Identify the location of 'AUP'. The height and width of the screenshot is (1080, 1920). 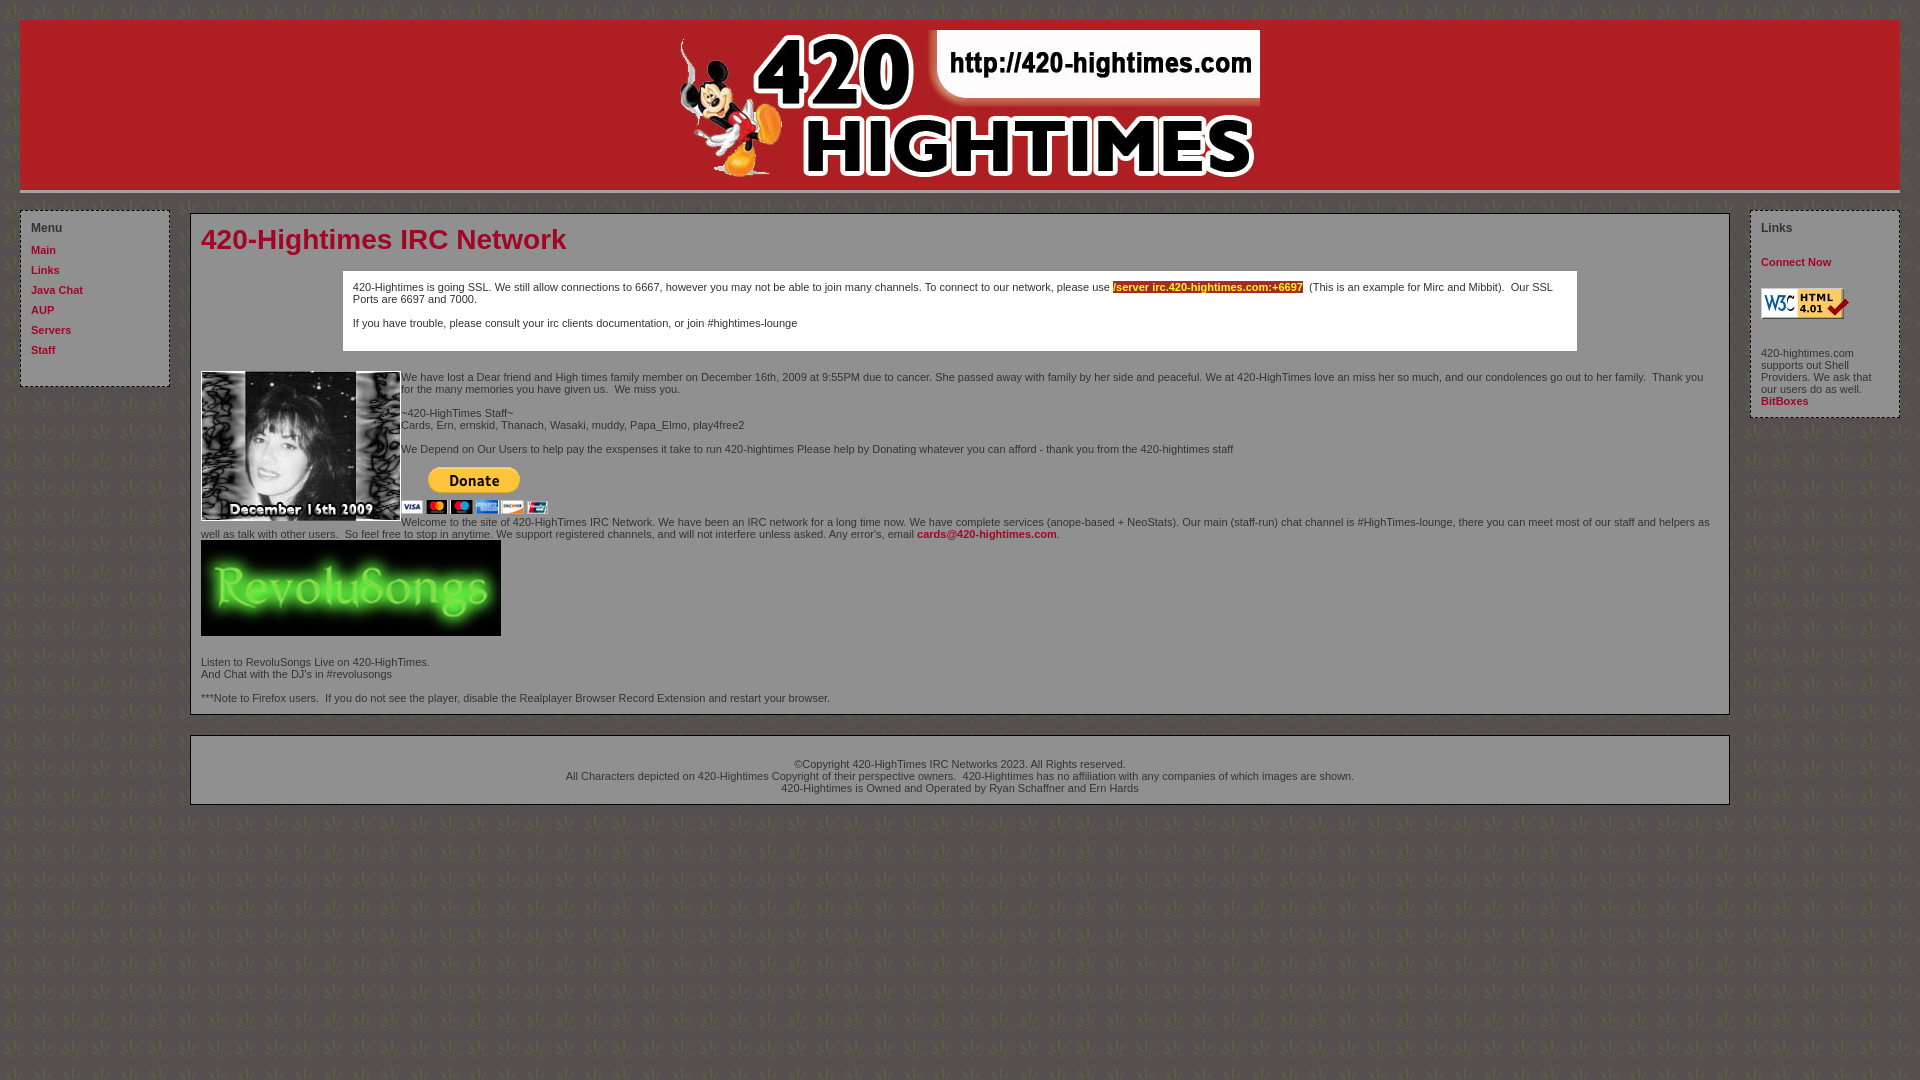
(42, 309).